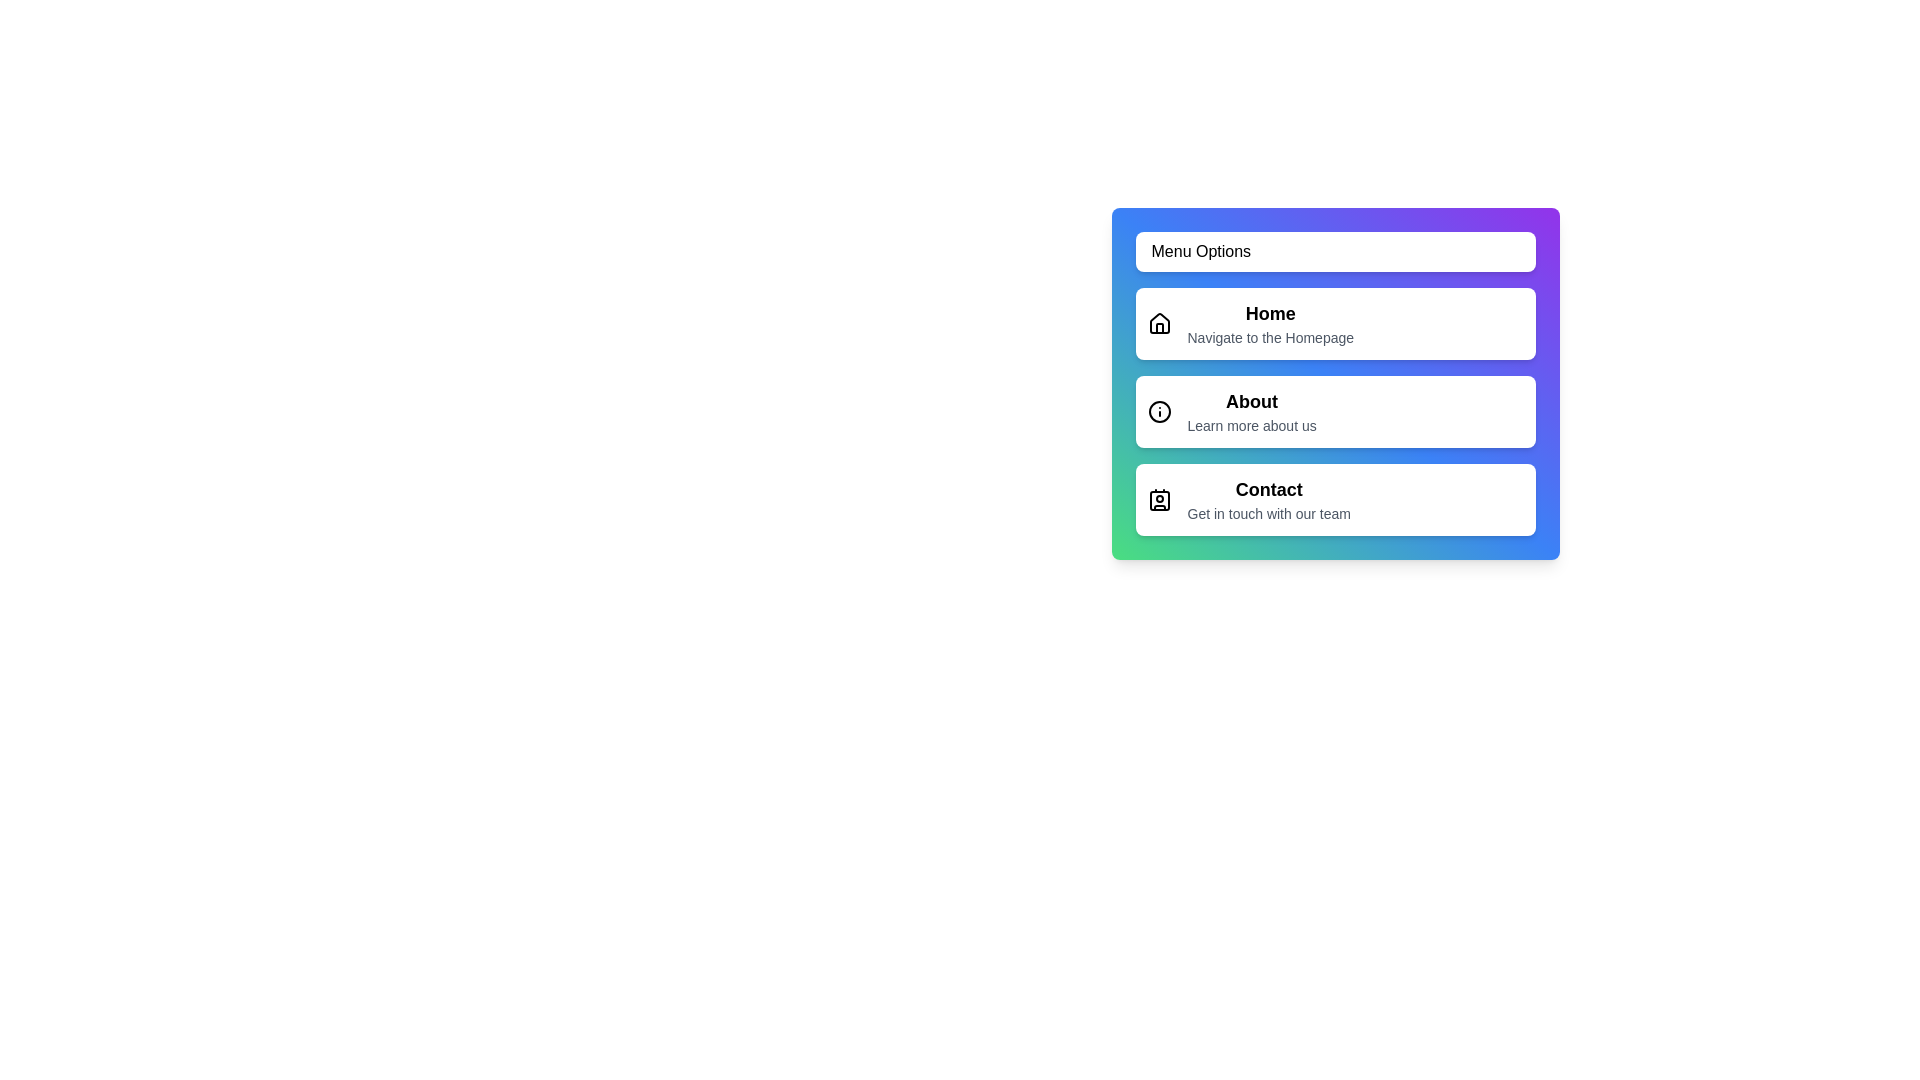 This screenshot has width=1920, height=1080. Describe the element at coordinates (1335, 323) in the screenshot. I see `the menu item labeled Home` at that location.